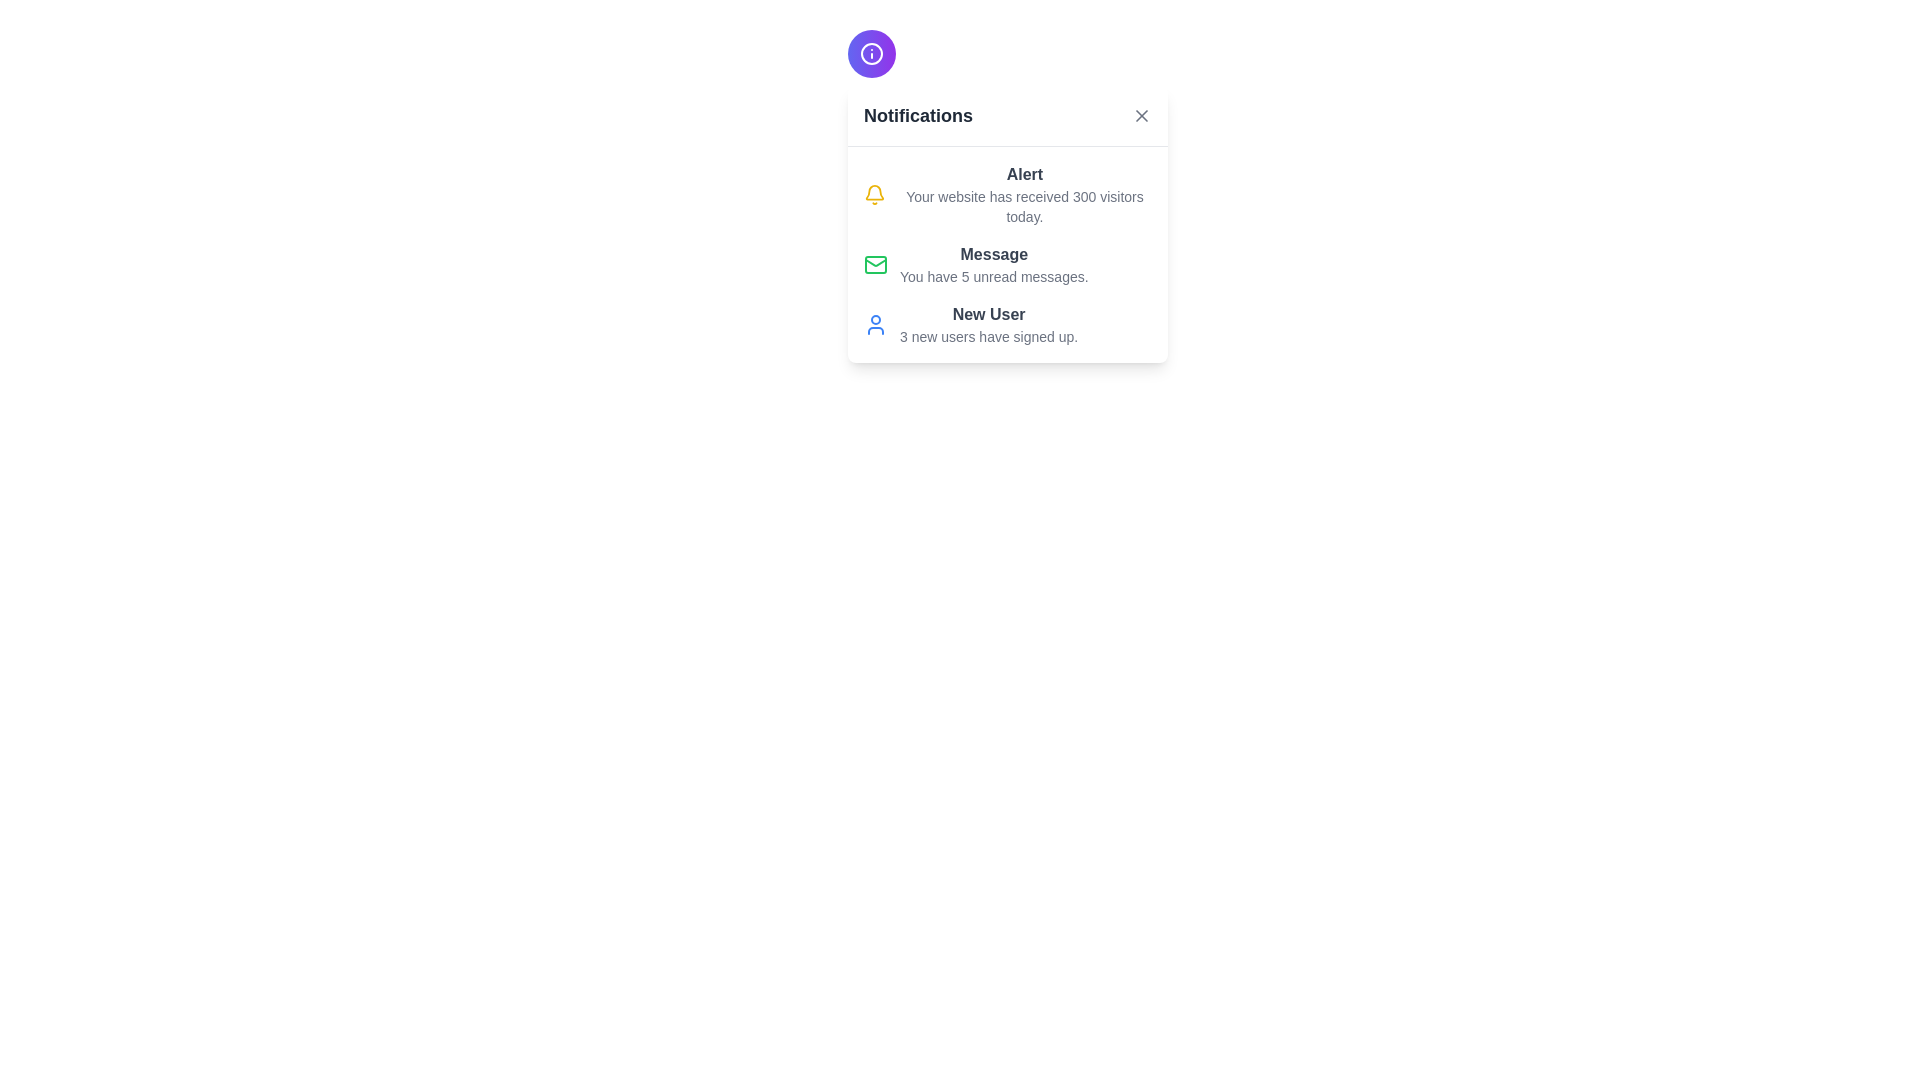 Image resolution: width=1920 pixels, height=1080 pixels. I want to click on the text label indicating the number of unread messages located in the notifications panel below the 'Message' heading, so click(994, 277).